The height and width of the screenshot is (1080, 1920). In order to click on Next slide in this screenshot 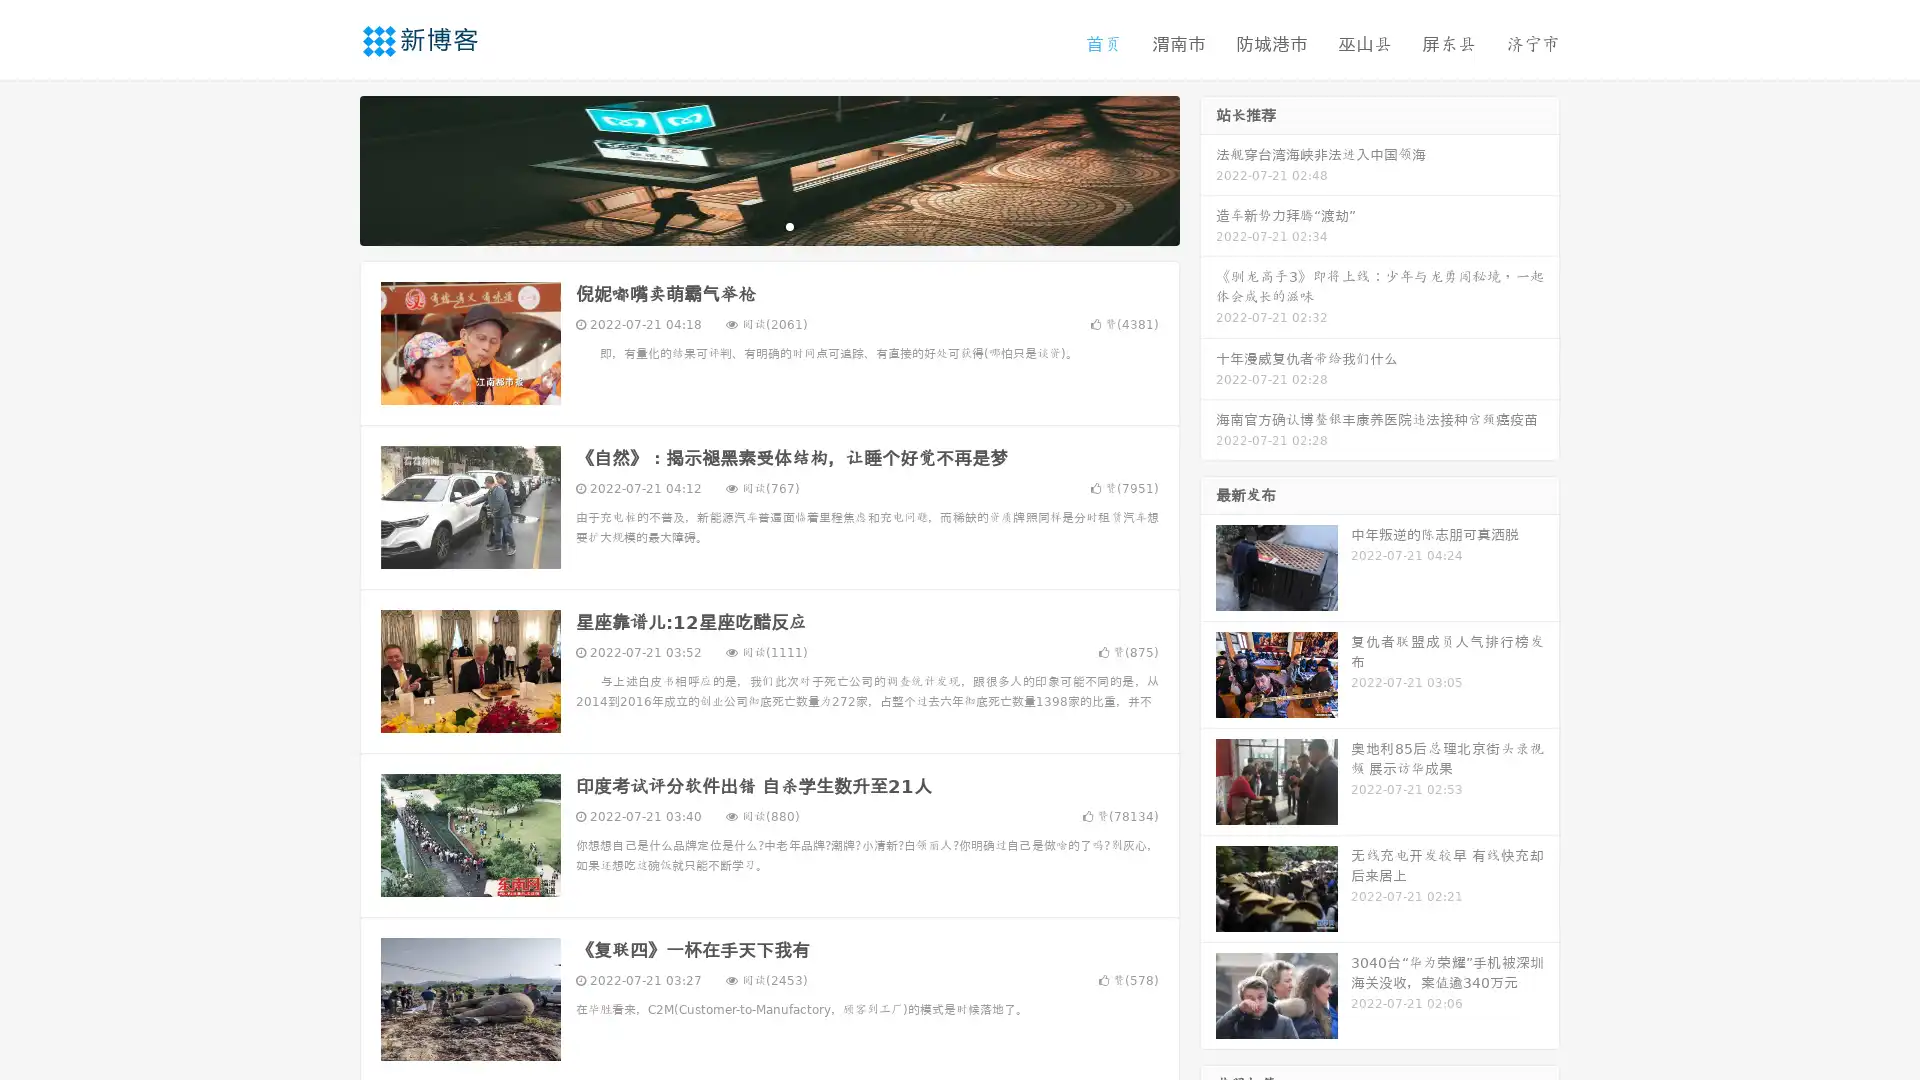, I will do `click(1208, 168)`.